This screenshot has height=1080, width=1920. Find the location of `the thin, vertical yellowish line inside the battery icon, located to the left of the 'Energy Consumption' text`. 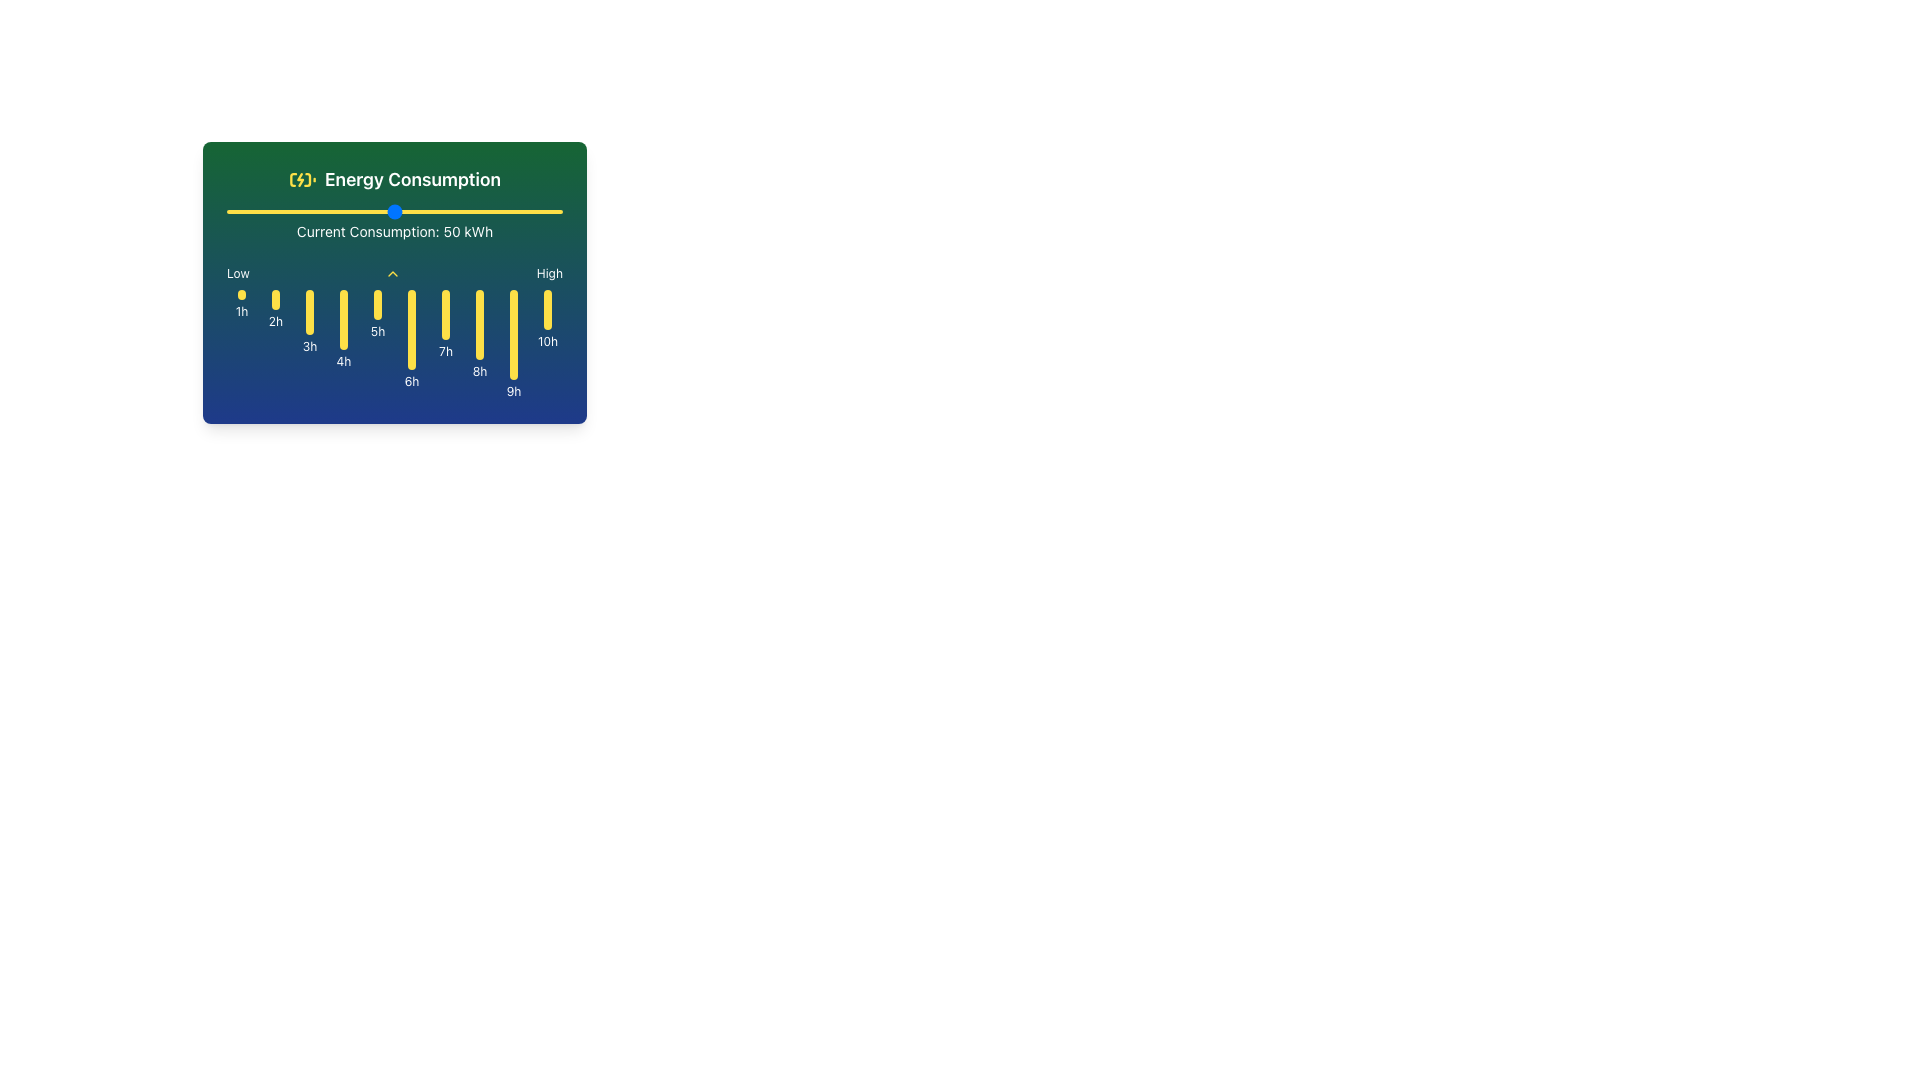

the thin, vertical yellowish line inside the battery icon, located to the left of the 'Energy Consumption' text is located at coordinates (292, 180).